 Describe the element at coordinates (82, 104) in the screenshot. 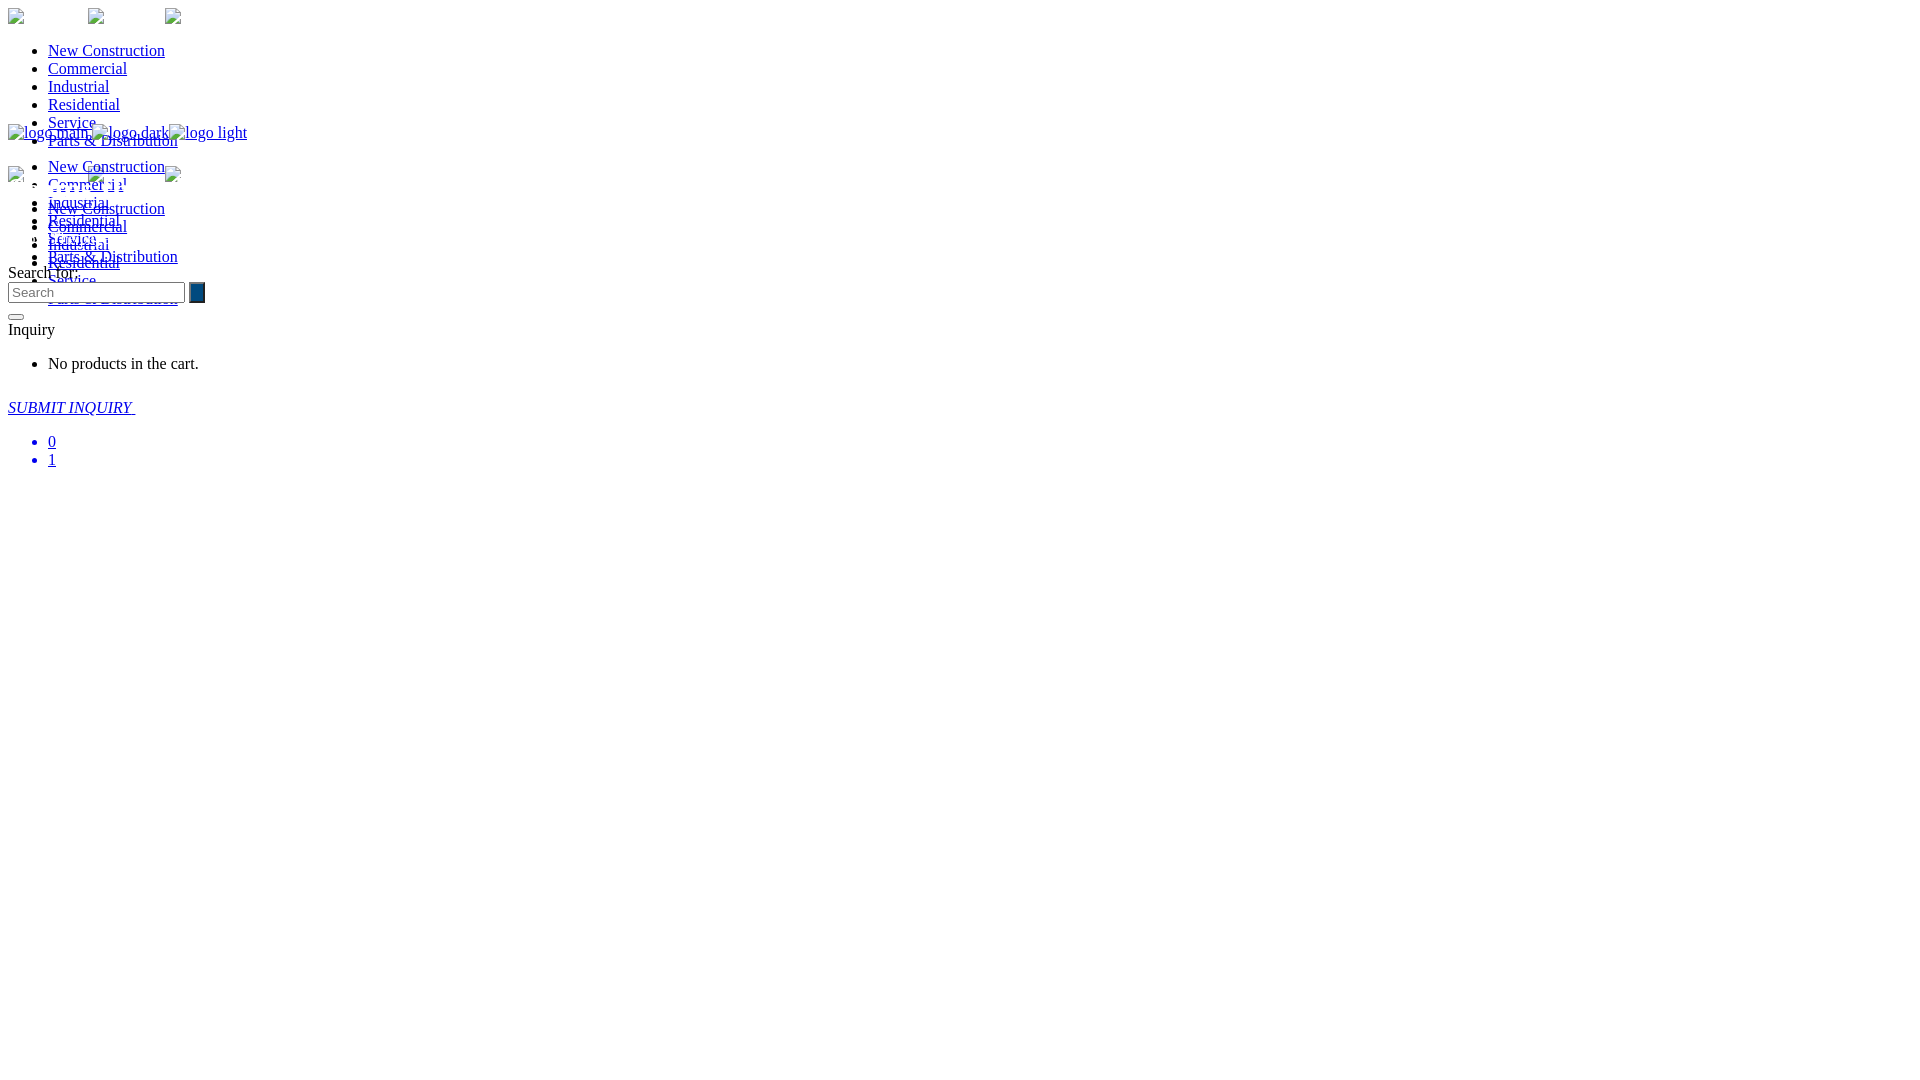

I see `'Residential'` at that location.